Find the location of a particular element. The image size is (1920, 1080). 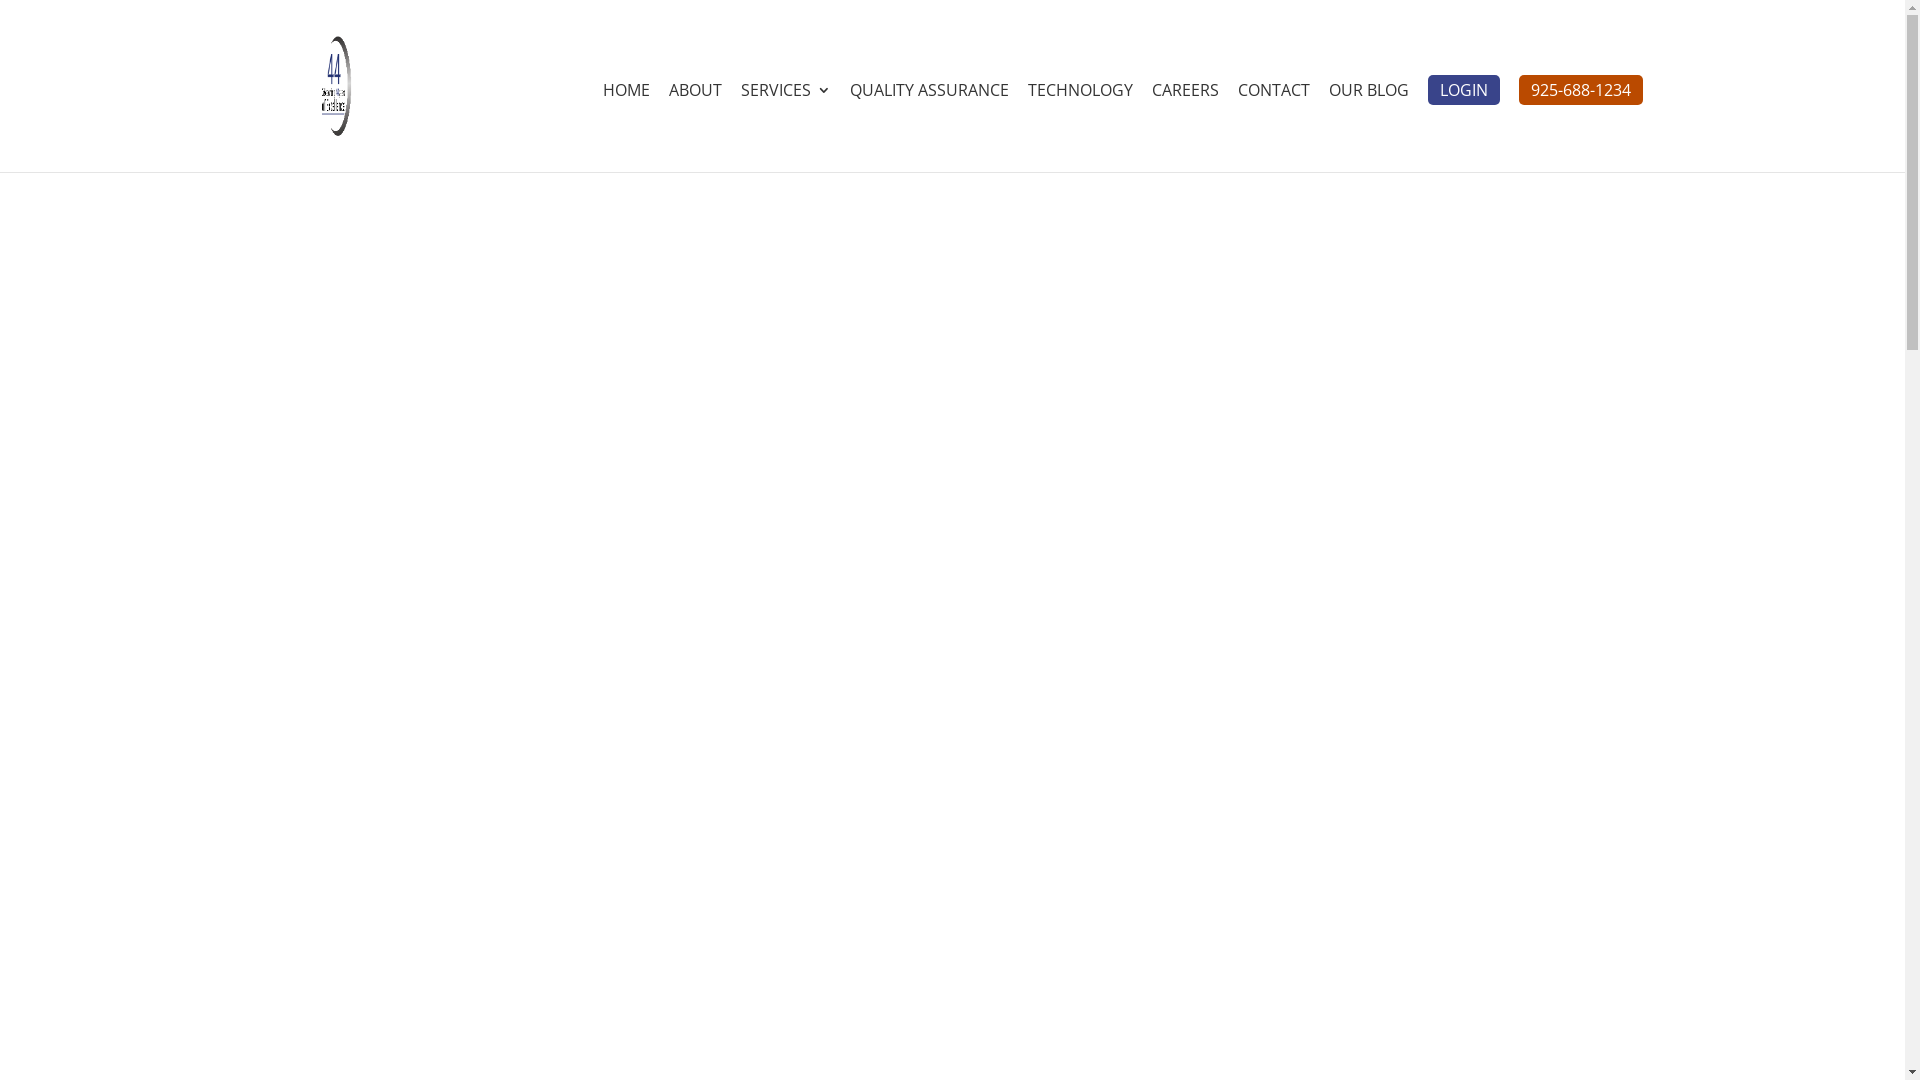

'TECHNOLOGY' is located at coordinates (1079, 127).